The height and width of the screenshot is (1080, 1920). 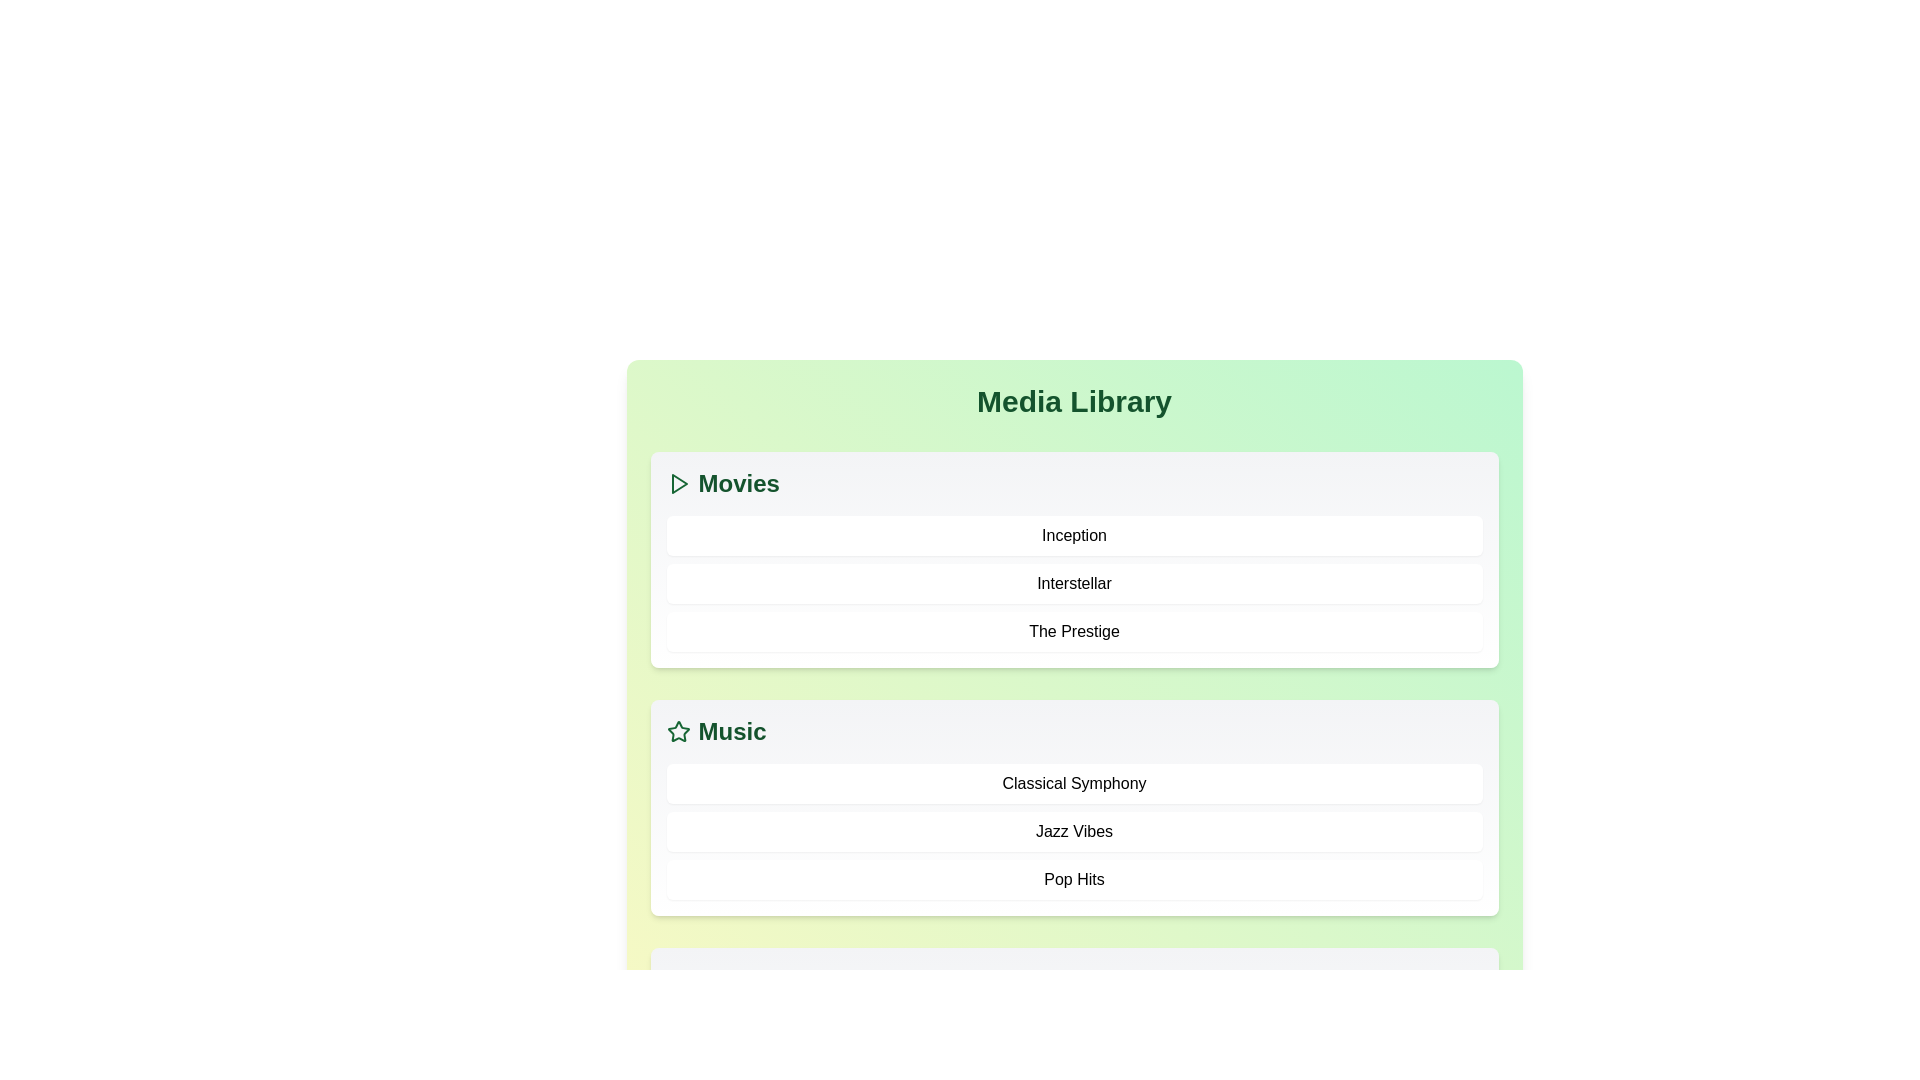 What do you see at coordinates (1073, 878) in the screenshot?
I see `the item Pop Hits from the Music category` at bounding box center [1073, 878].